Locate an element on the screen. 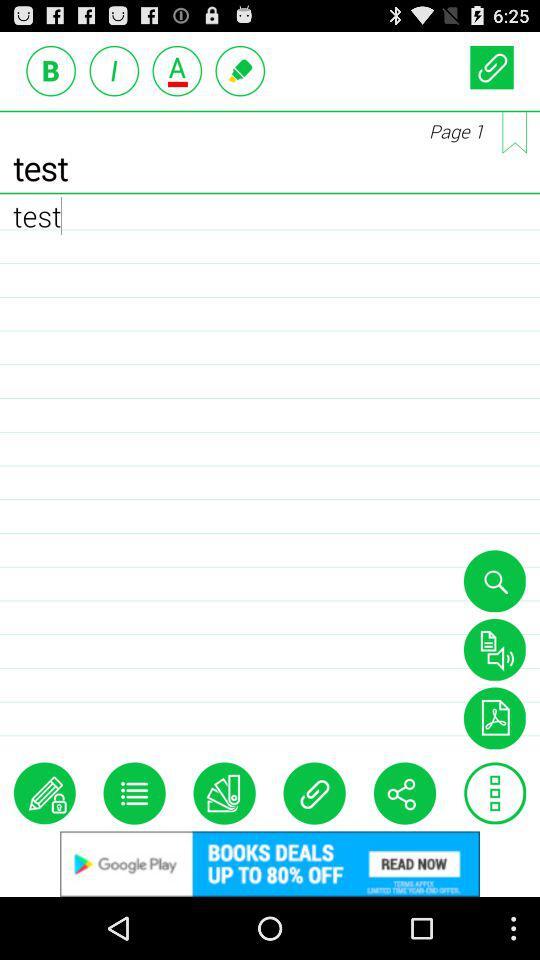 This screenshot has height=960, width=540. google play is located at coordinates (270, 863).